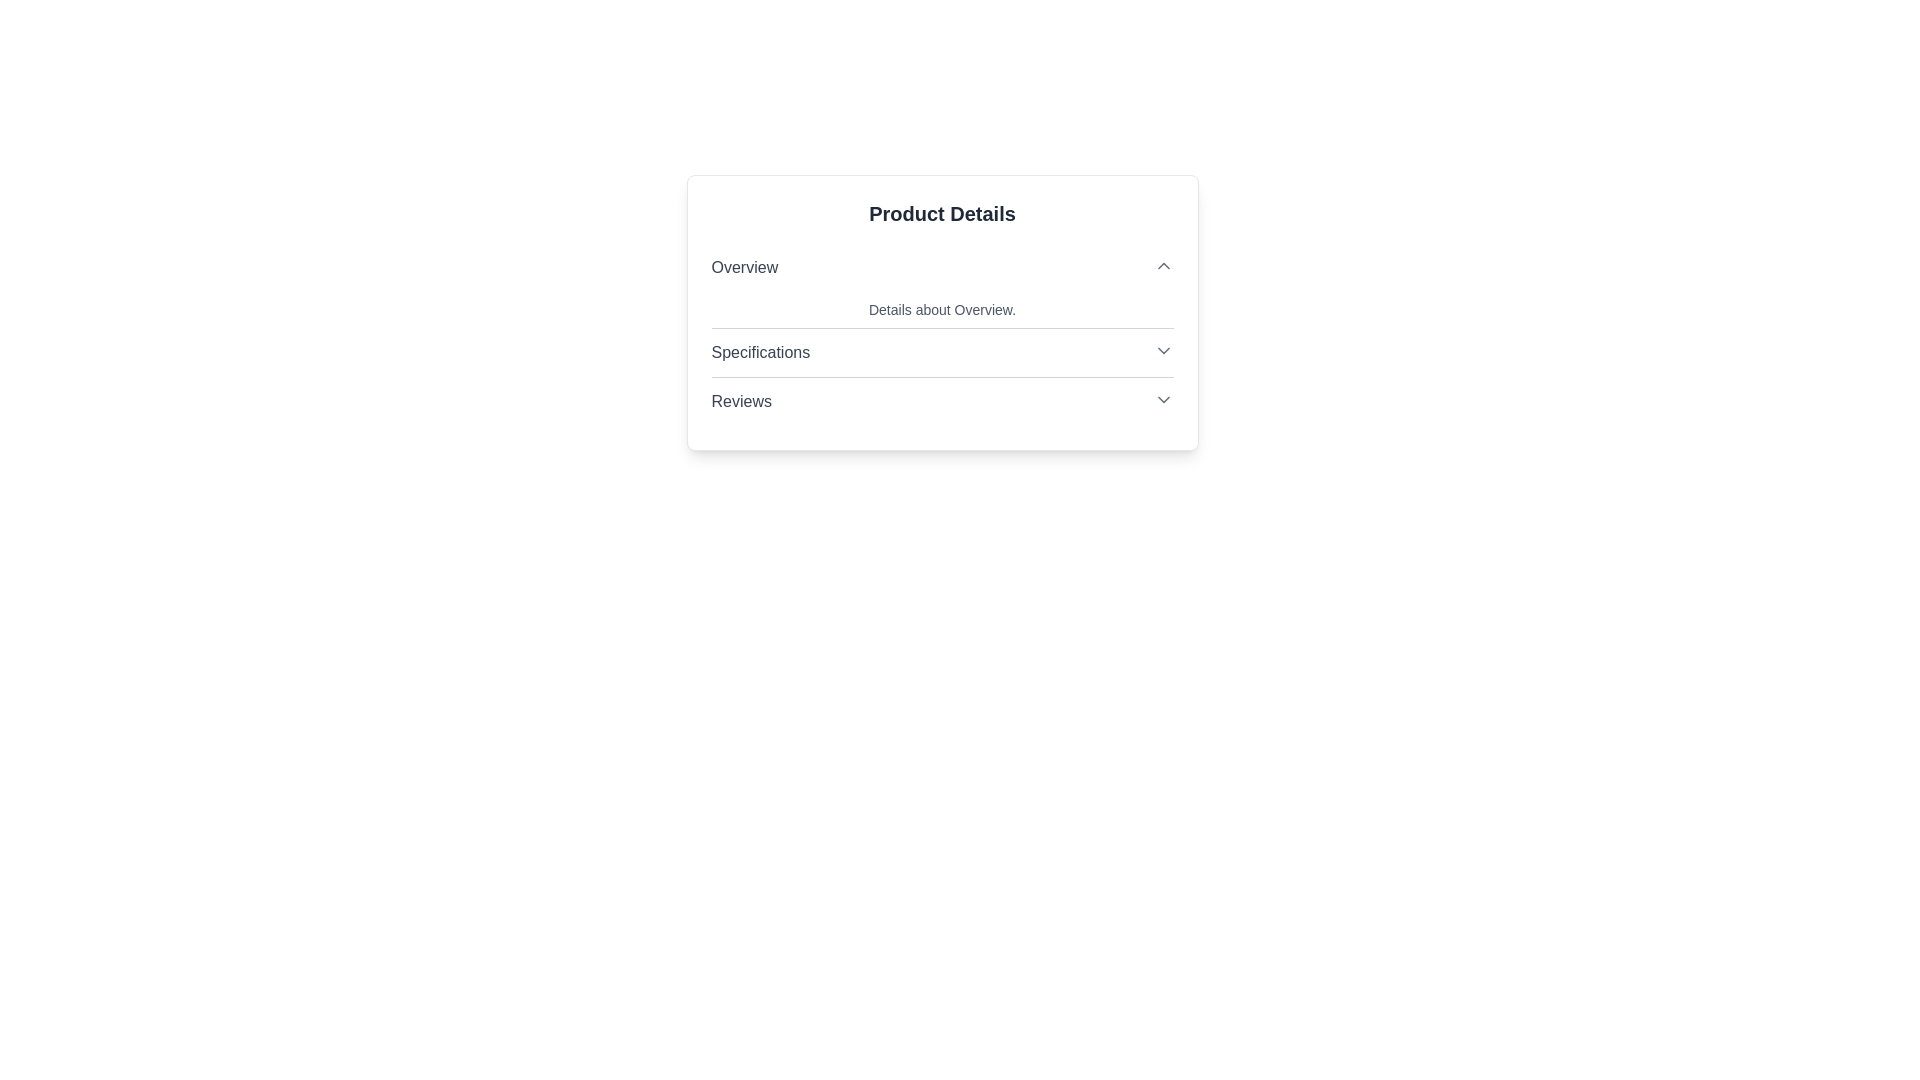 The image size is (1920, 1080). What do you see at coordinates (1163, 265) in the screenshot?
I see `the collapse icon located to the far right of the 'Overview' section header within the 'Product Details' panel to hide the section contents` at bounding box center [1163, 265].